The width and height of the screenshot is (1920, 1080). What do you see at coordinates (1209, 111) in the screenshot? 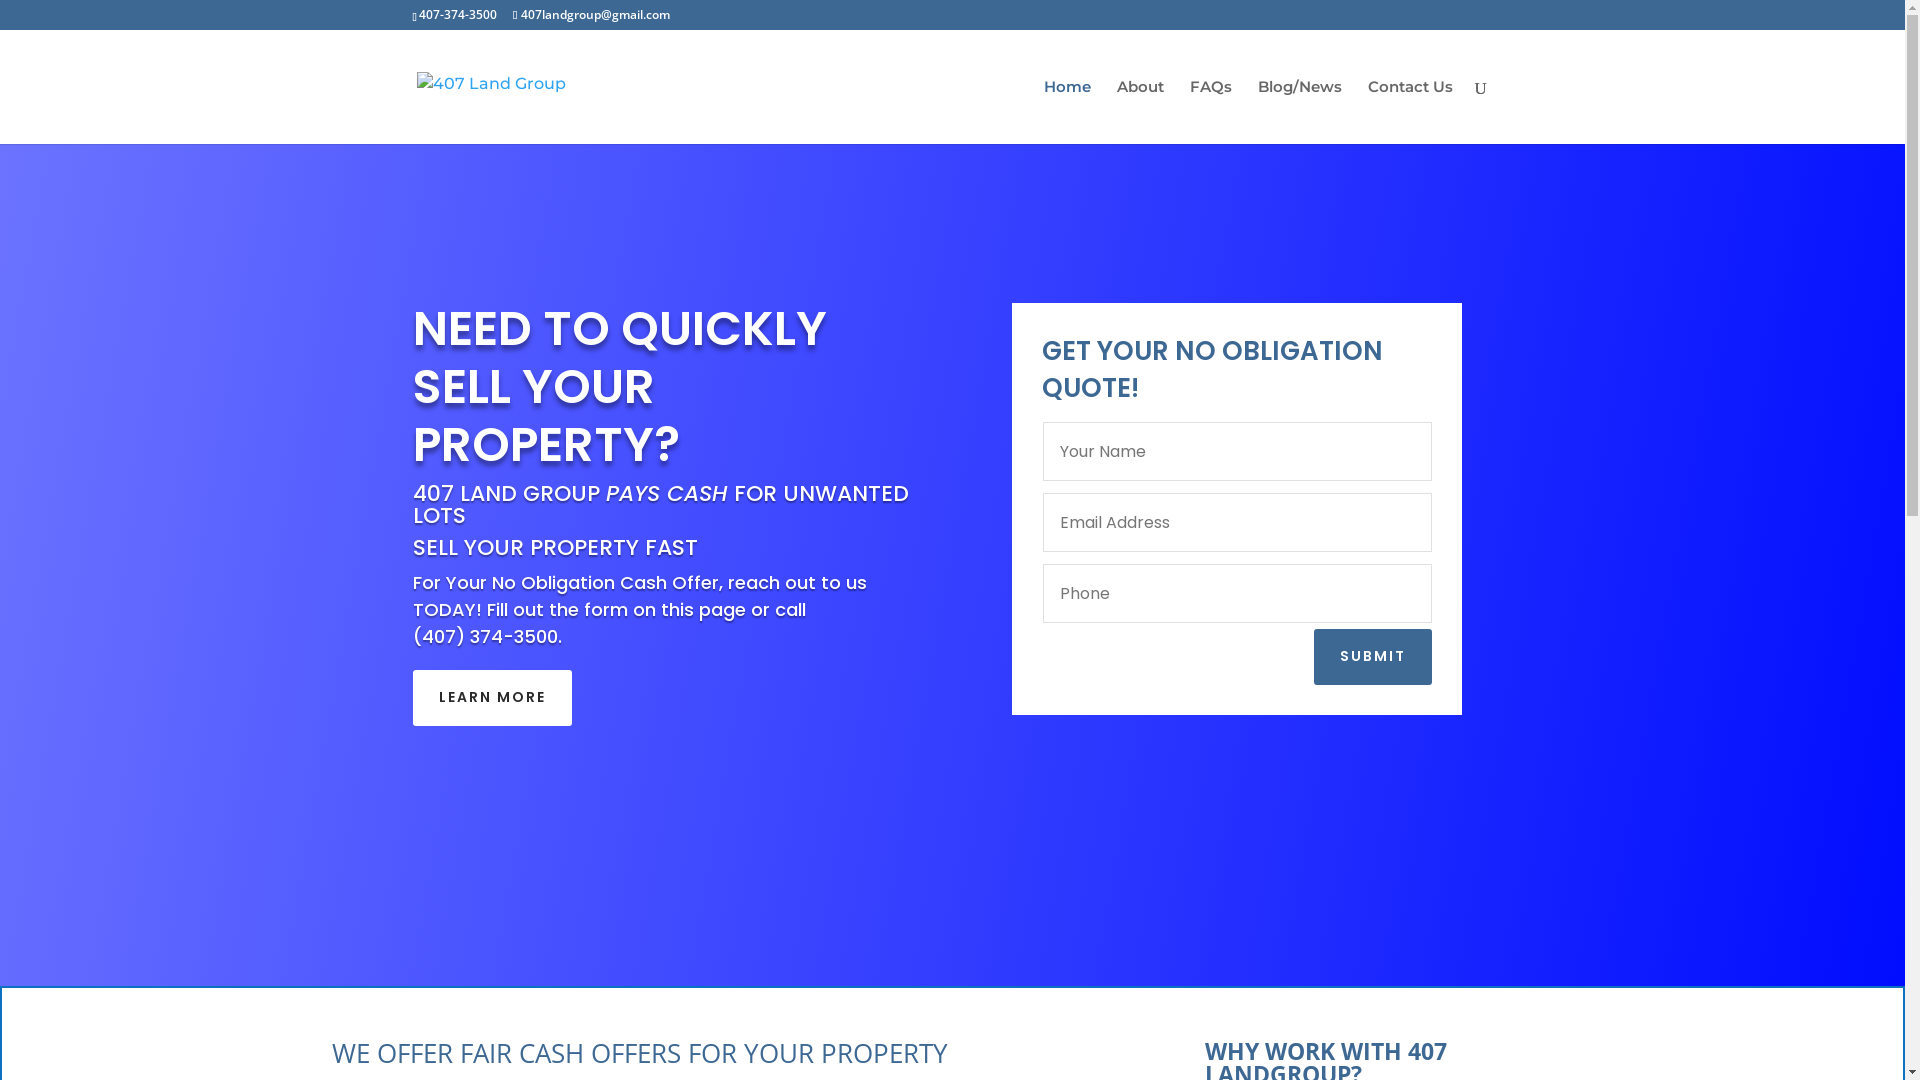
I see `'FAQs'` at bounding box center [1209, 111].